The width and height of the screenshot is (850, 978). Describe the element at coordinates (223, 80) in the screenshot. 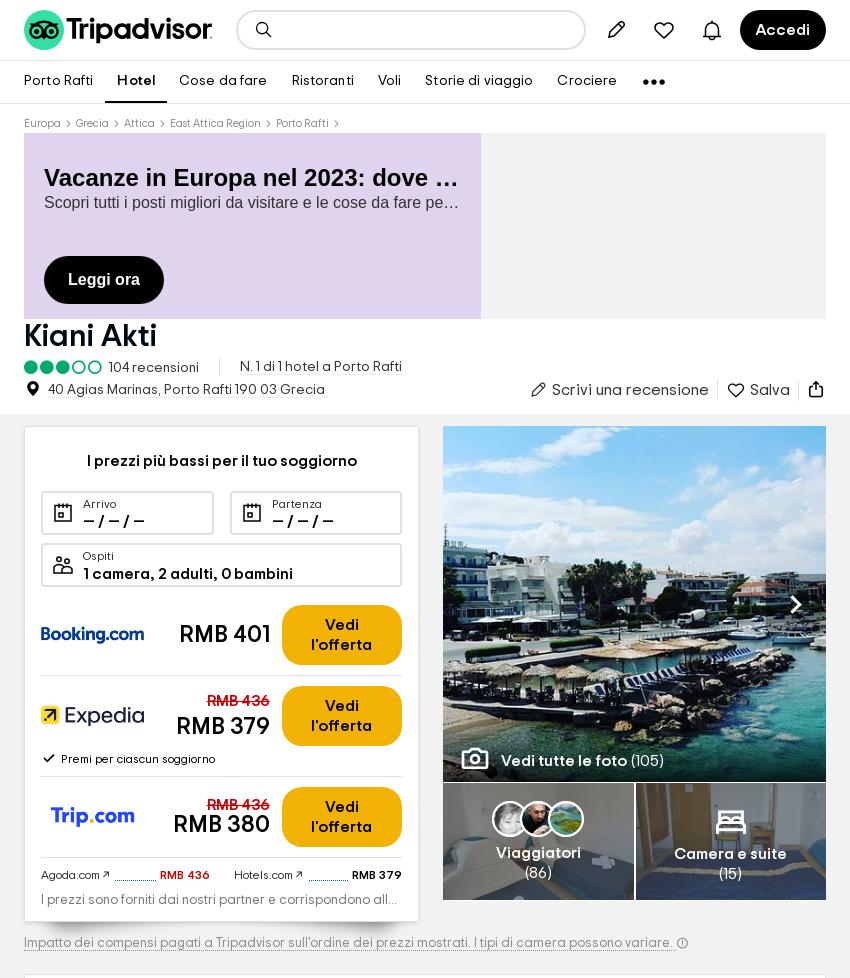

I see `'Cose da fare'` at that location.